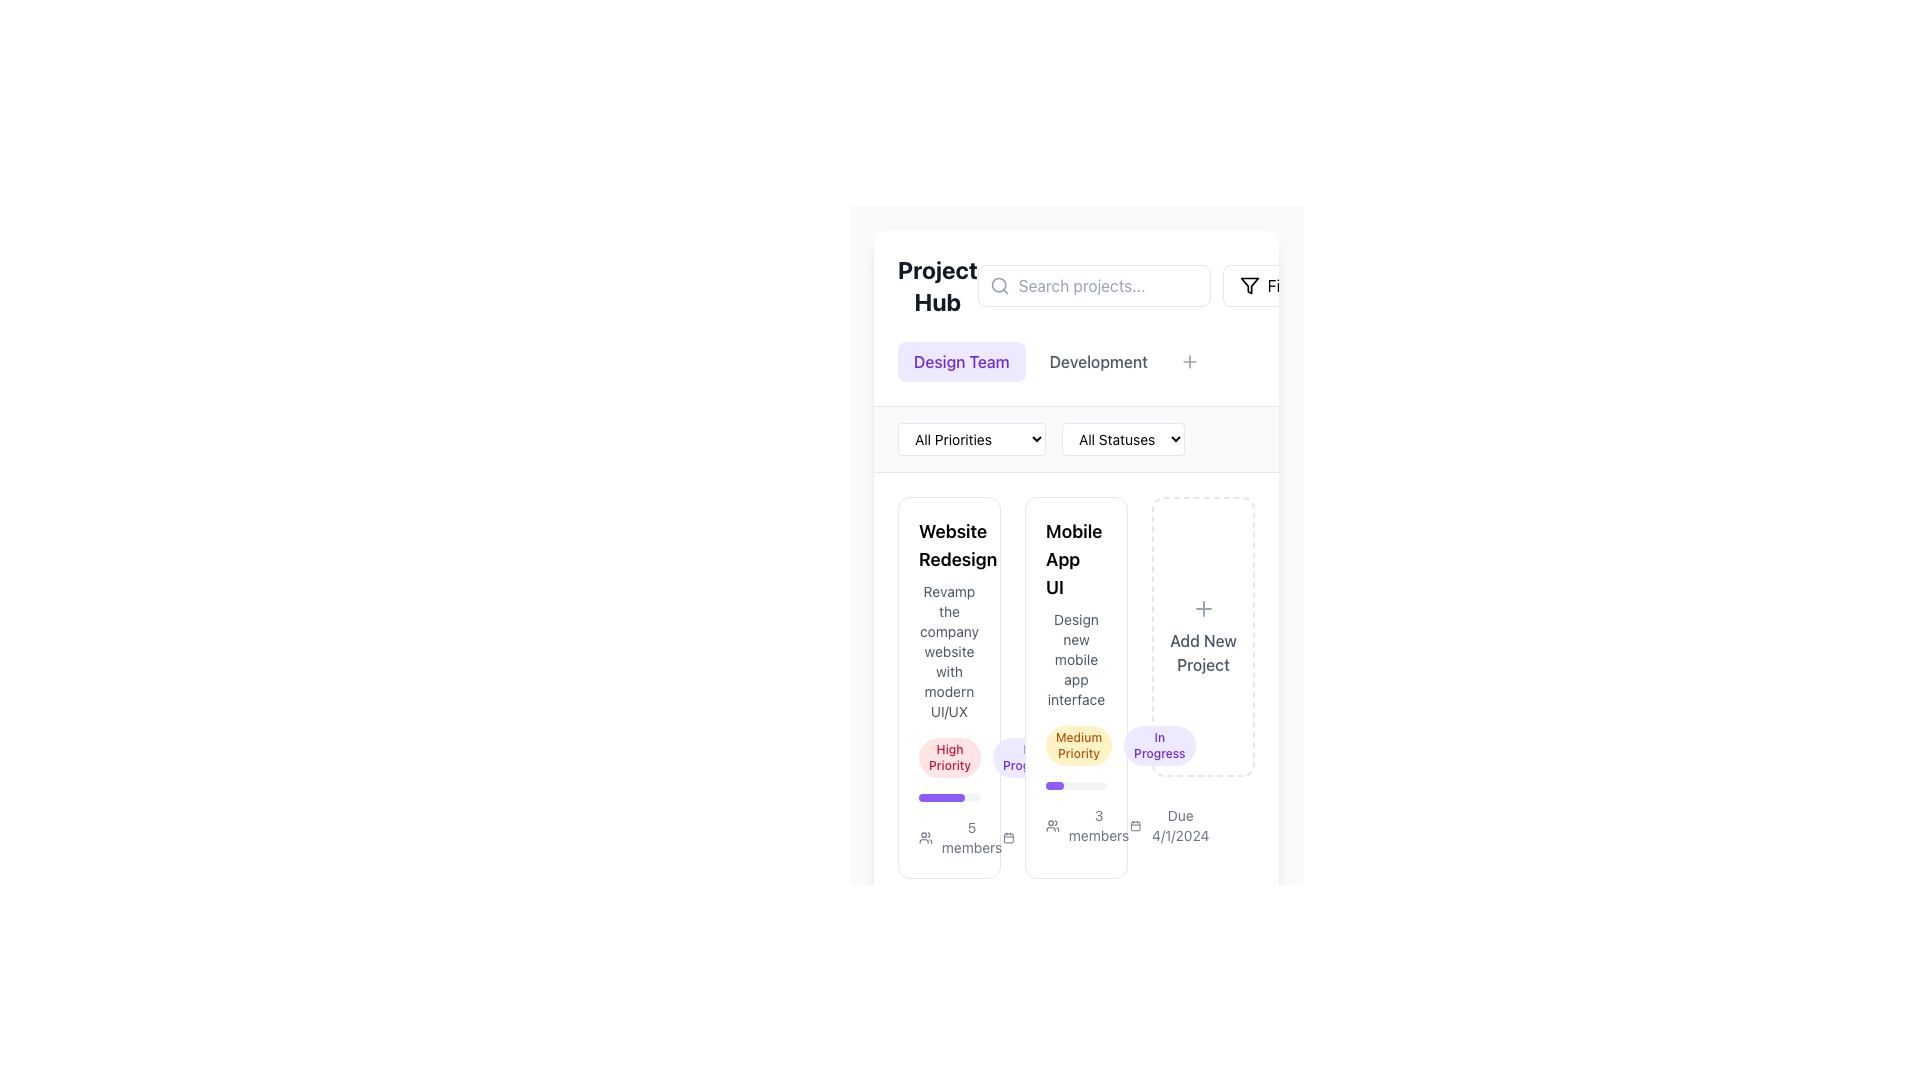  What do you see at coordinates (1180, 825) in the screenshot?
I see `the static Text label indicating the due date for the associated project or task located at the bottom of the vertical list in the rightmost project card` at bounding box center [1180, 825].